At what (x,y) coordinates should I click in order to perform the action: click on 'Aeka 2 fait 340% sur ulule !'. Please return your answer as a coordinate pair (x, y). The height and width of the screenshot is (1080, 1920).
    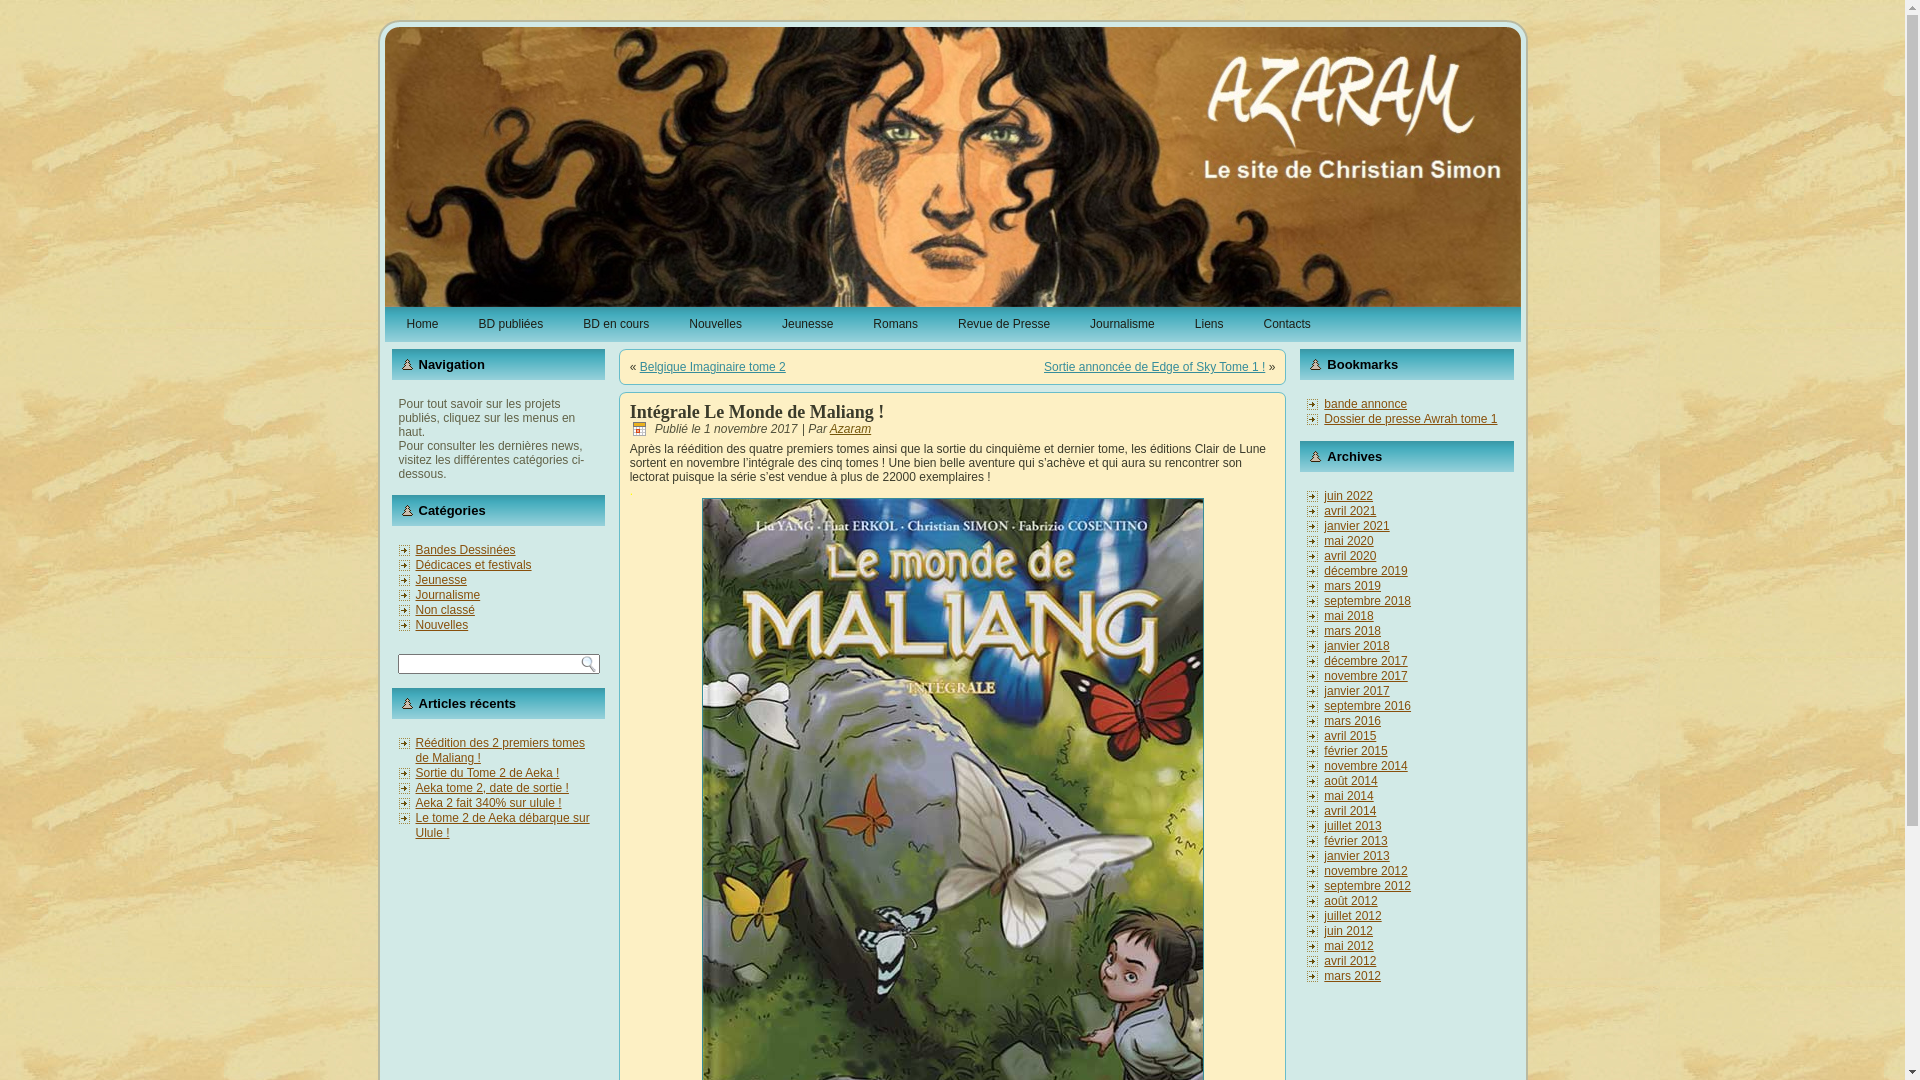
    Looking at the image, I should click on (489, 801).